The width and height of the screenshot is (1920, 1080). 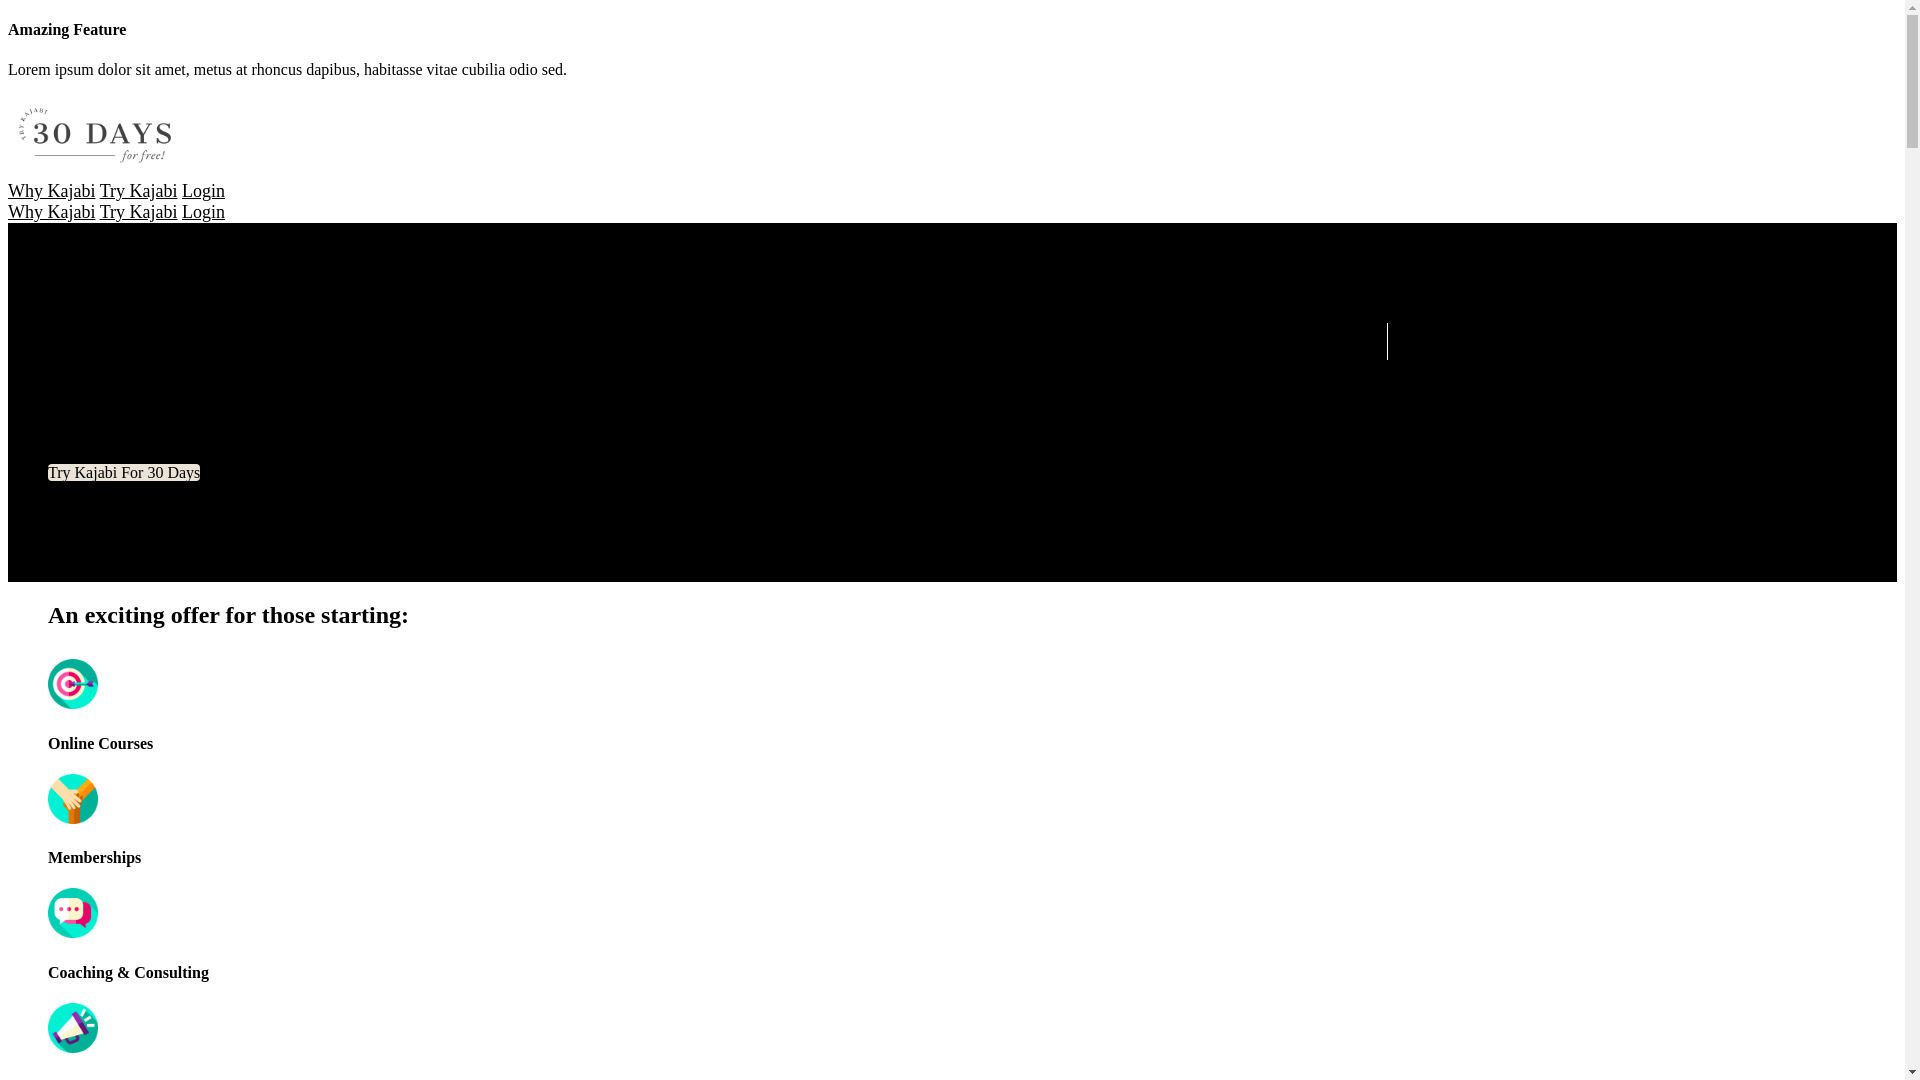 I want to click on 'Login', so click(x=203, y=191).